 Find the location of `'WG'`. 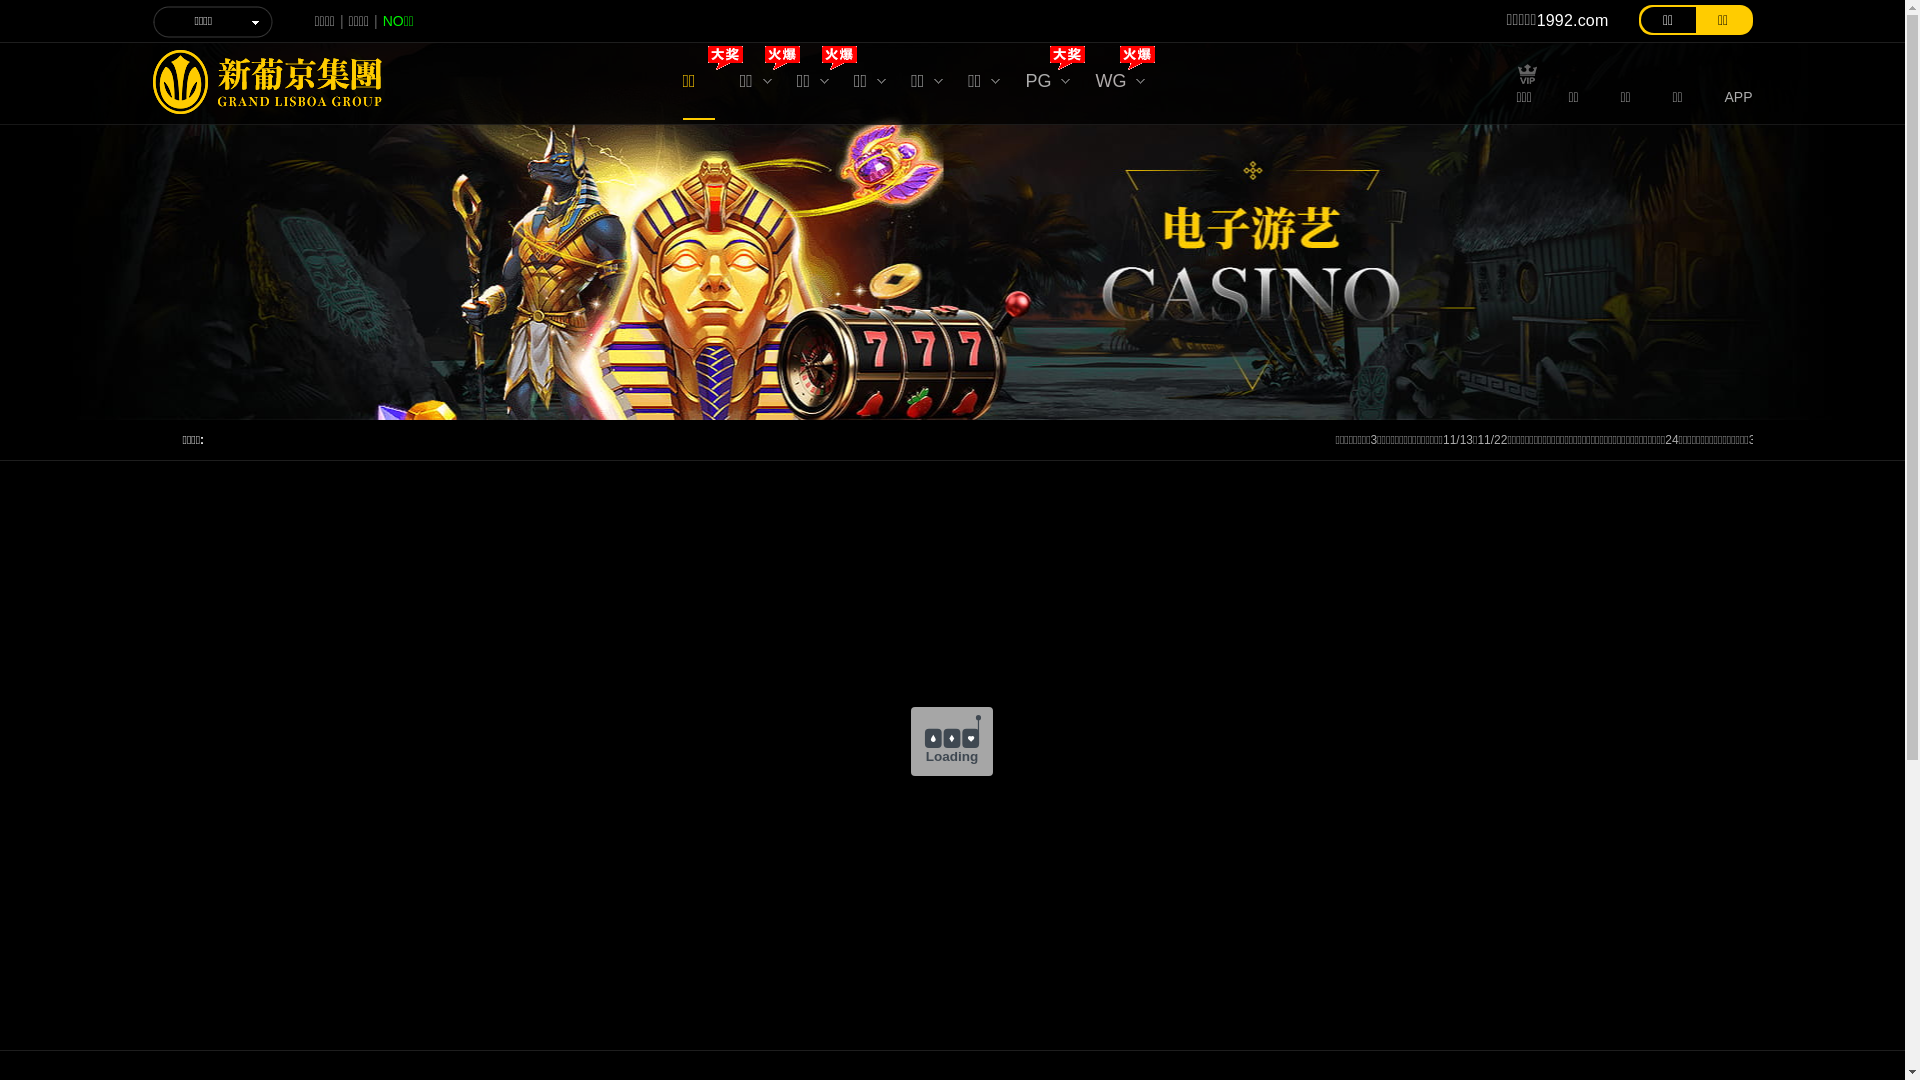

'WG' is located at coordinates (1093, 85).